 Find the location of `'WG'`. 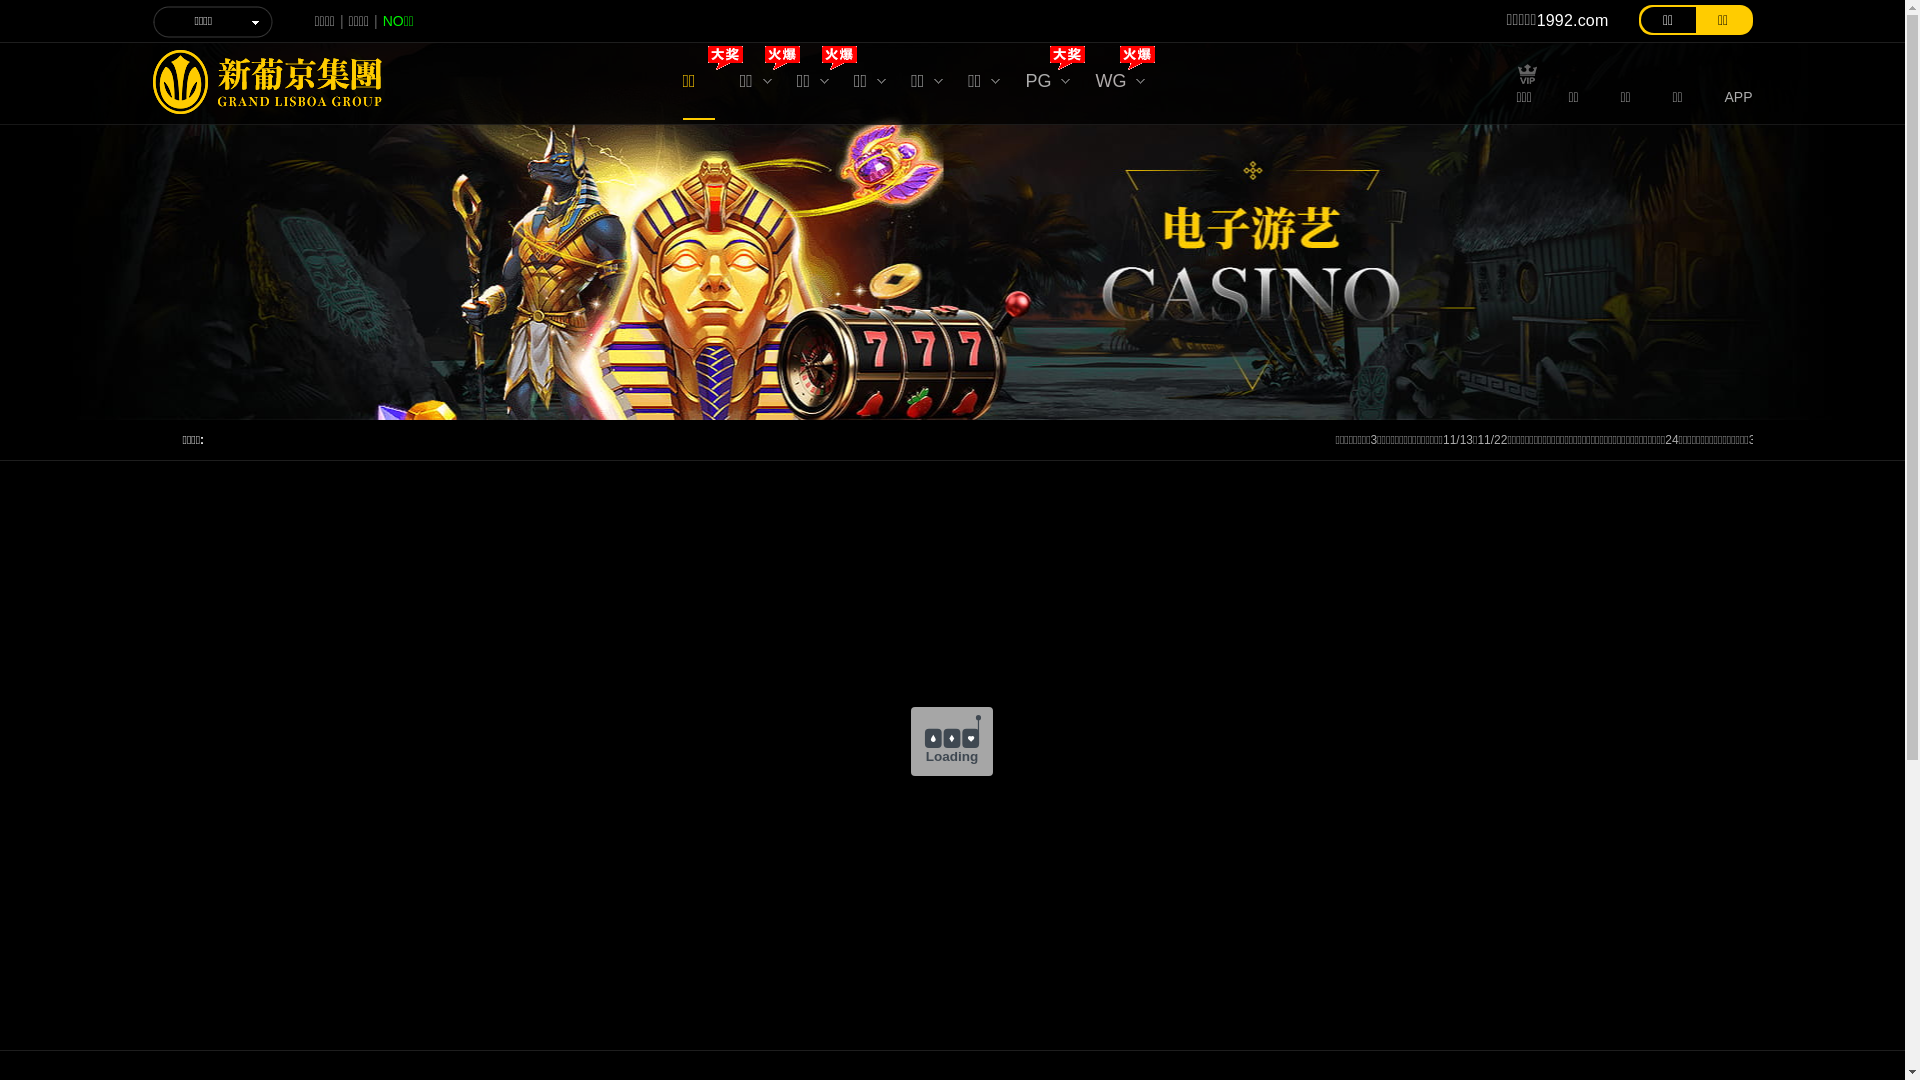

'WG' is located at coordinates (1093, 85).